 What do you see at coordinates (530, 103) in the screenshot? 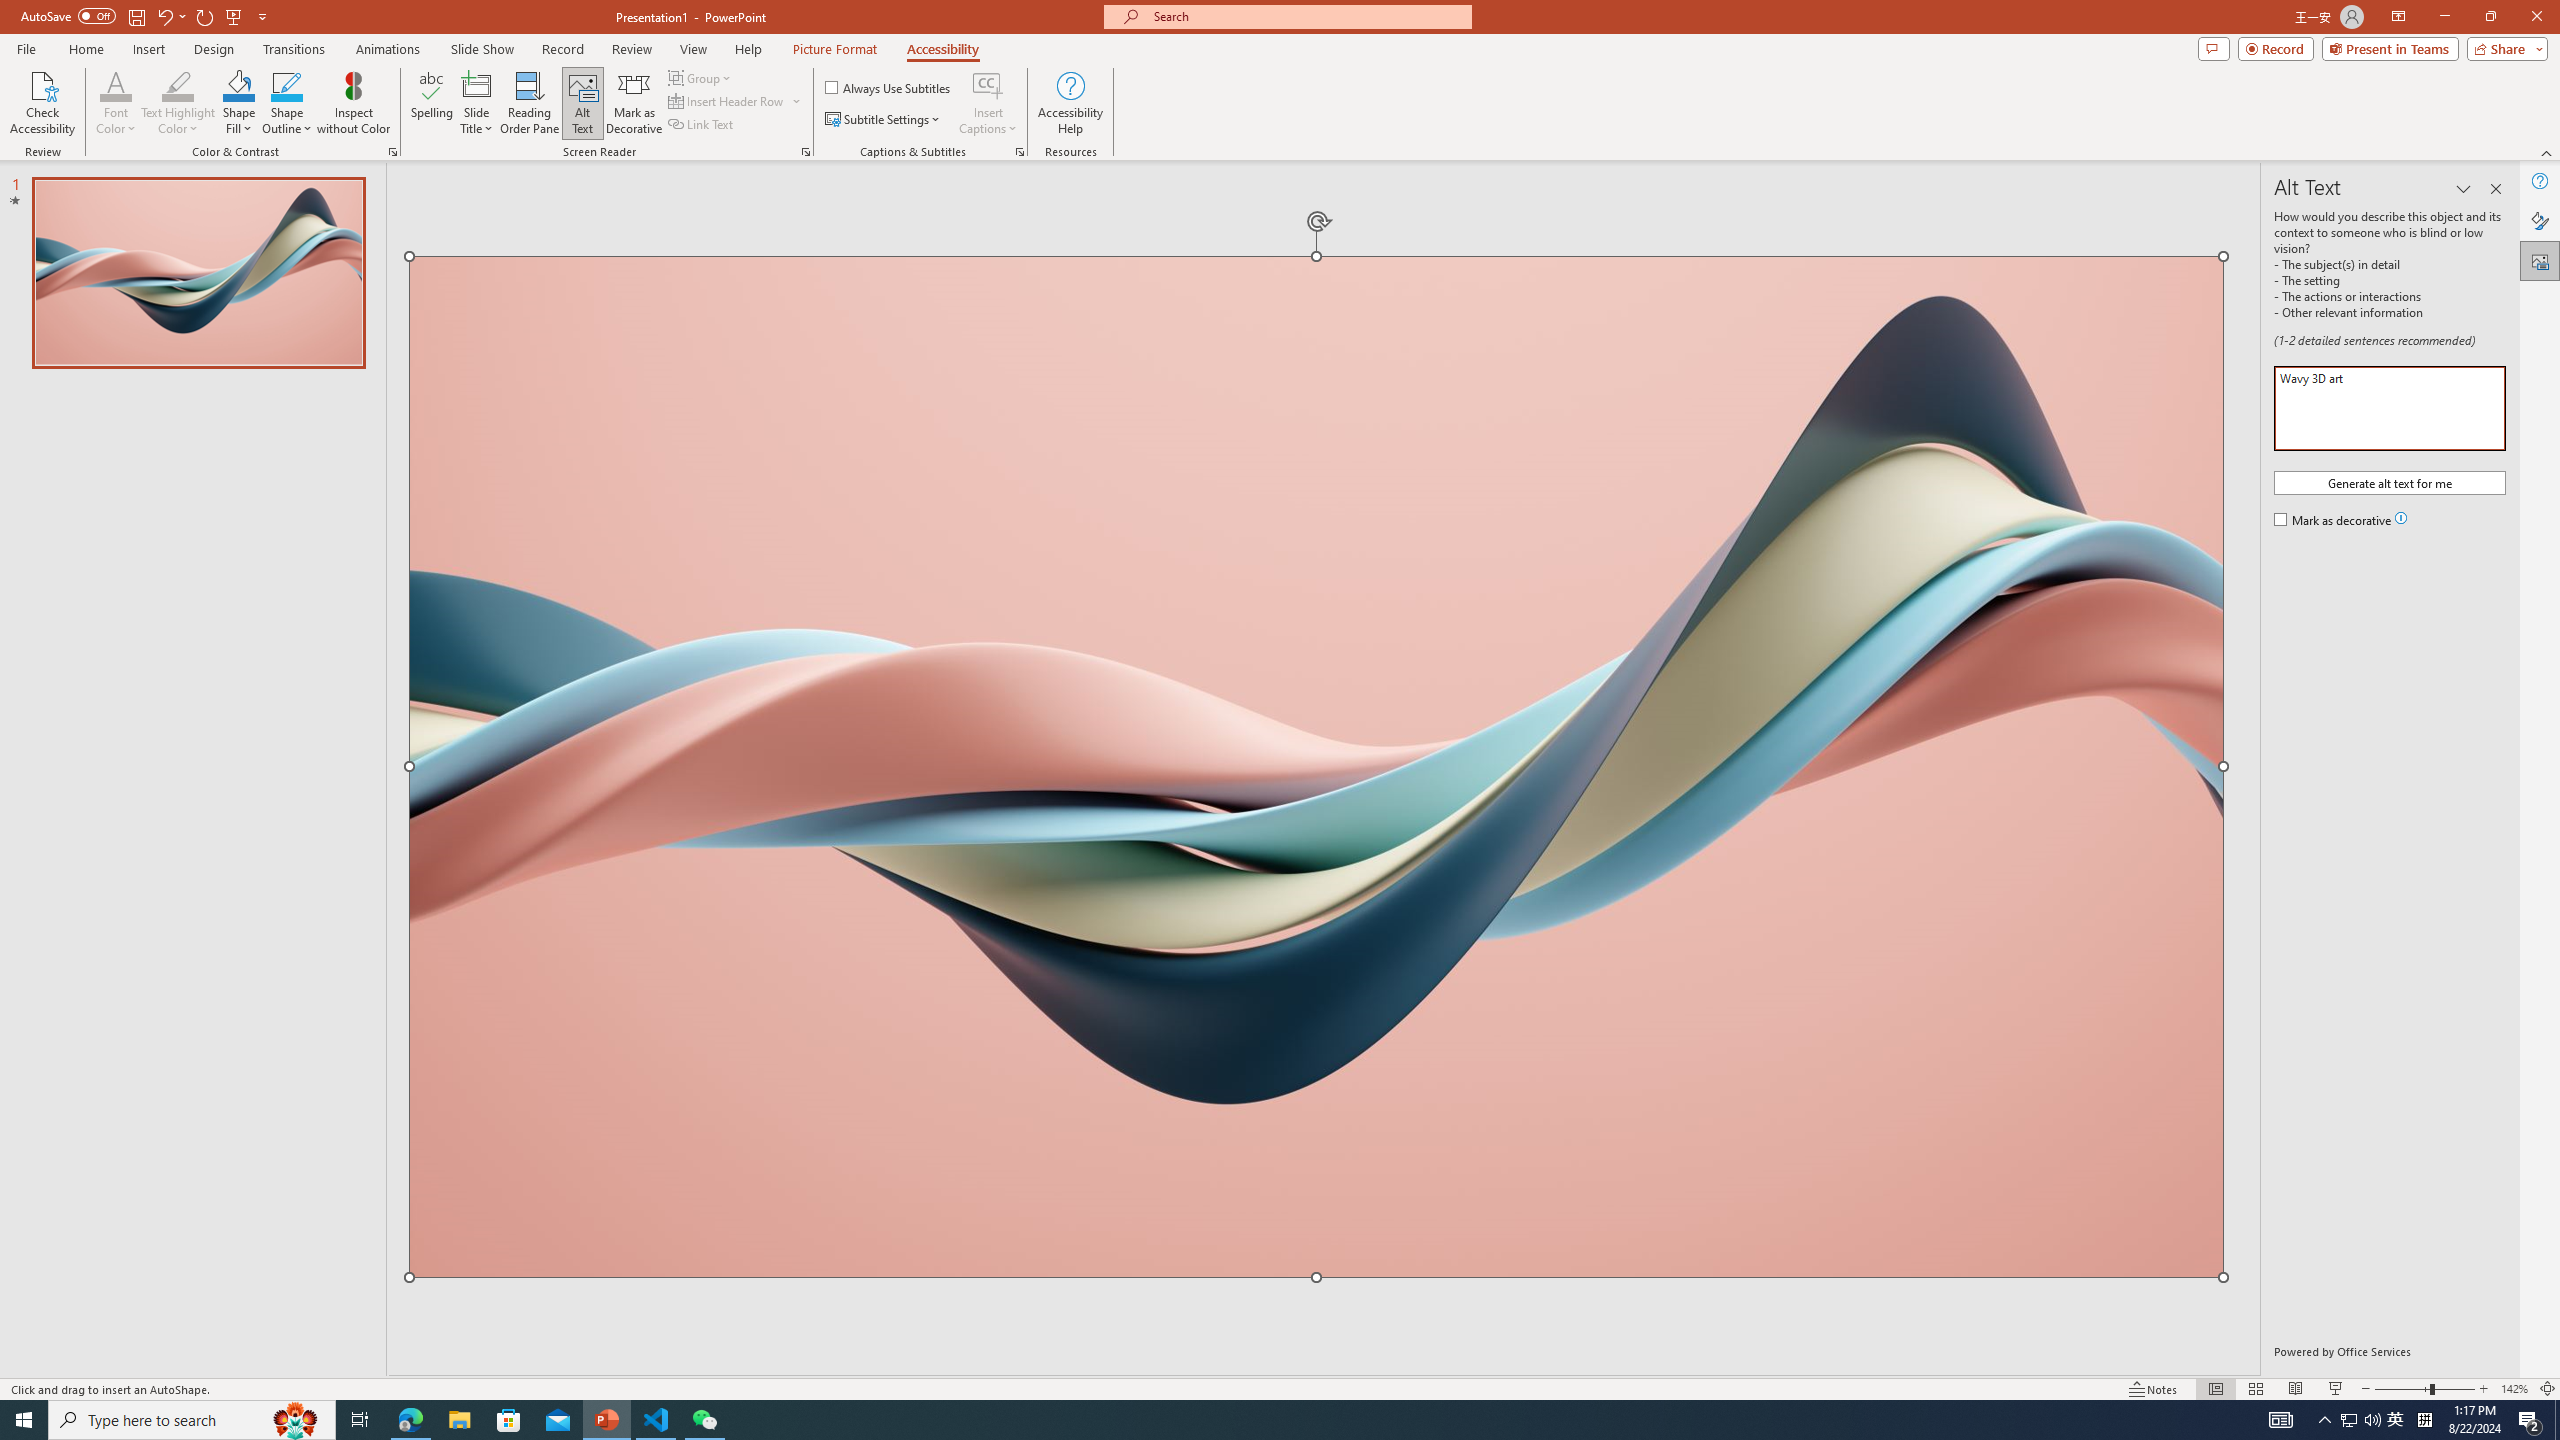
I see `'Reading Order Pane'` at bounding box center [530, 103].